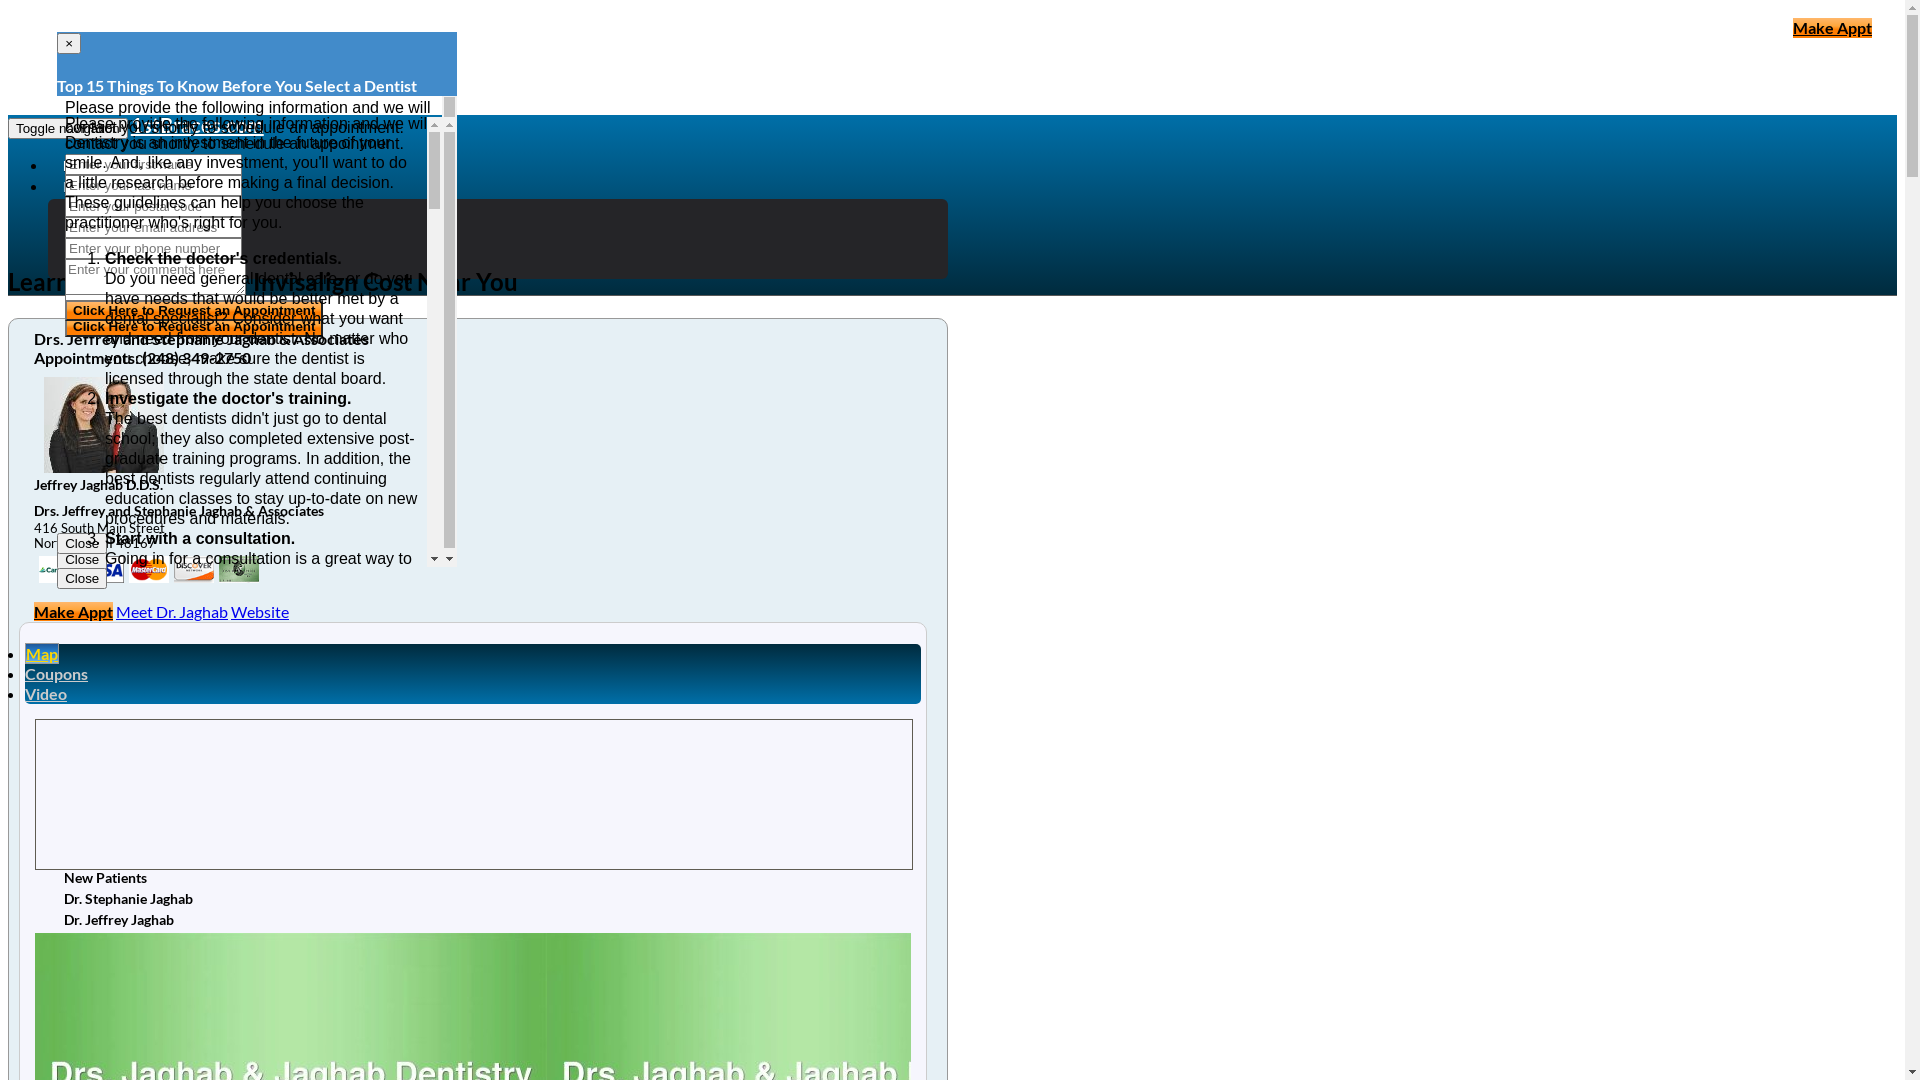 This screenshot has width=1920, height=1080. What do you see at coordinates (42, 653) in the screenshot?
I see `'Map'` at bounding box center [42, 653].